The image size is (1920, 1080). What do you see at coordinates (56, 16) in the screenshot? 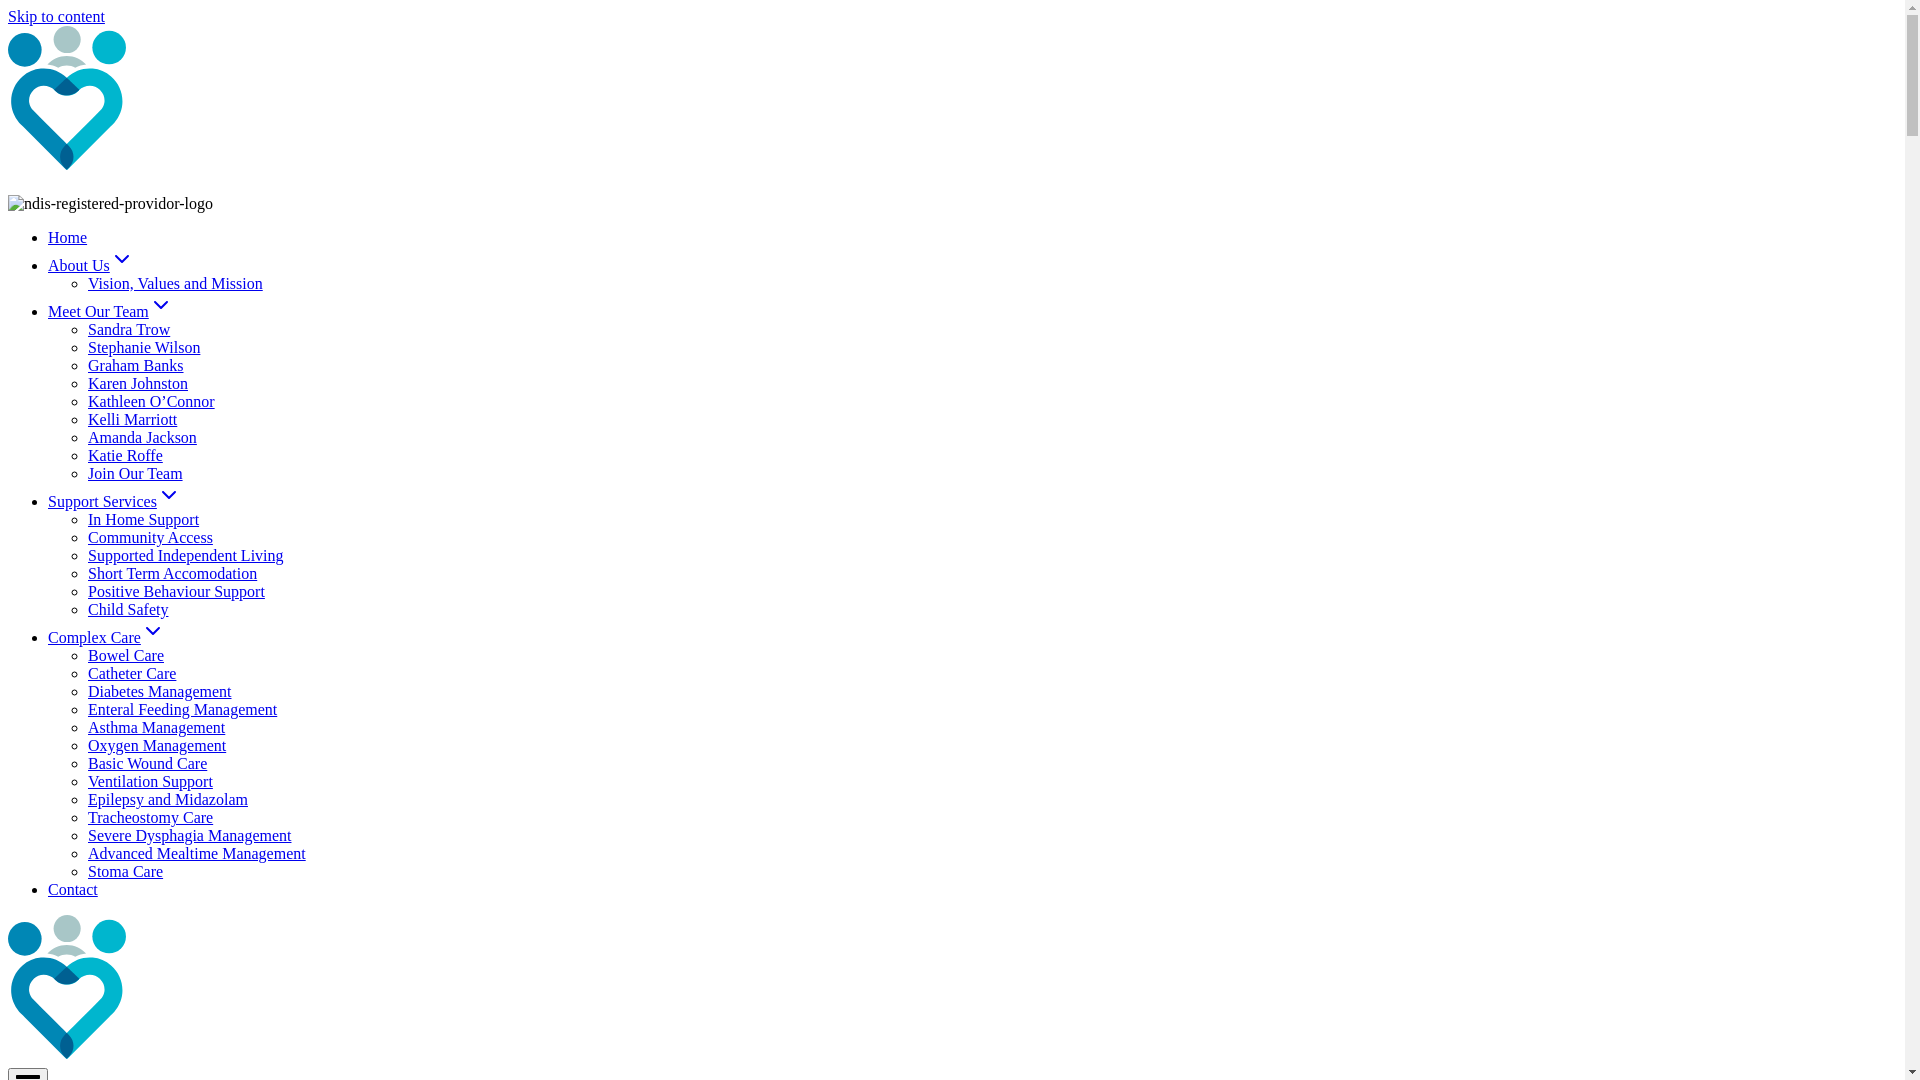
I see `'Skip to content'` at bounding box center [56, 16].